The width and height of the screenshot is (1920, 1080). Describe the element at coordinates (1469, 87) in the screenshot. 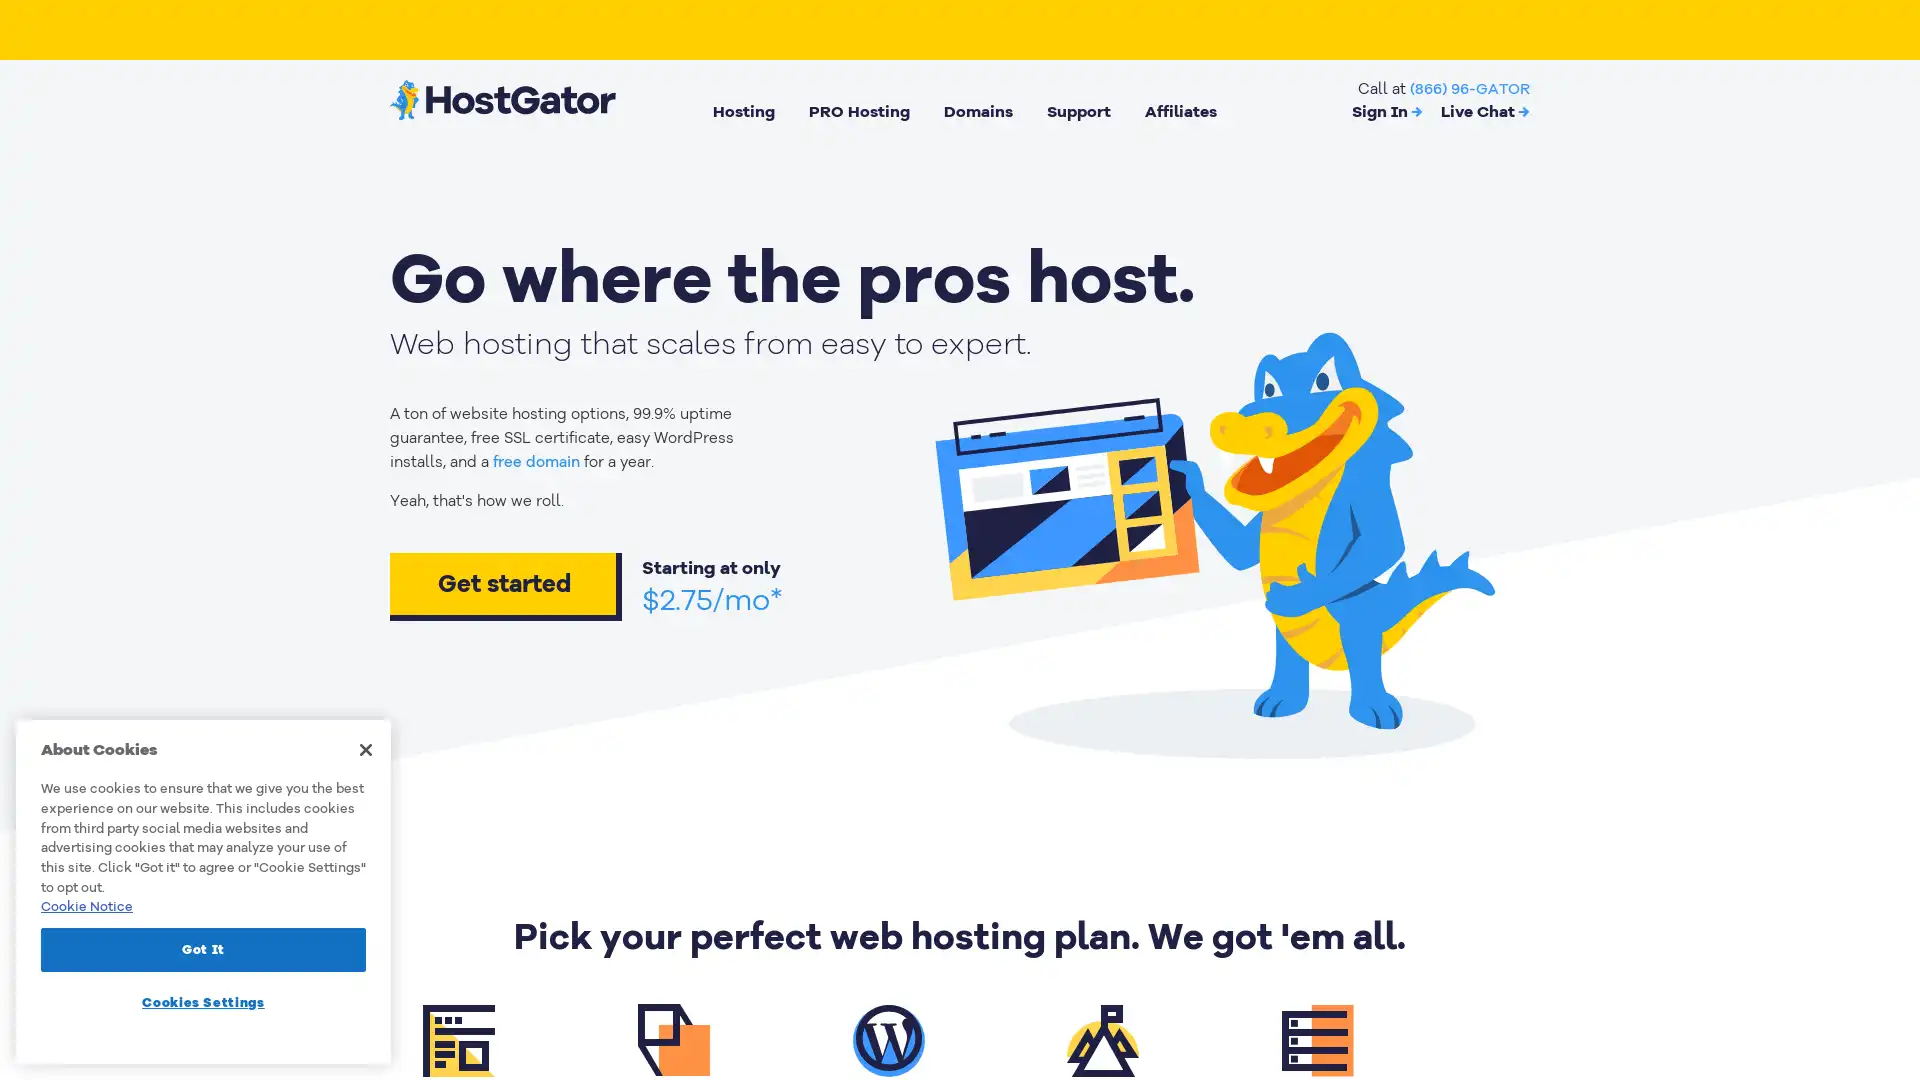

I see `(866) 96-GATOR` at that location.